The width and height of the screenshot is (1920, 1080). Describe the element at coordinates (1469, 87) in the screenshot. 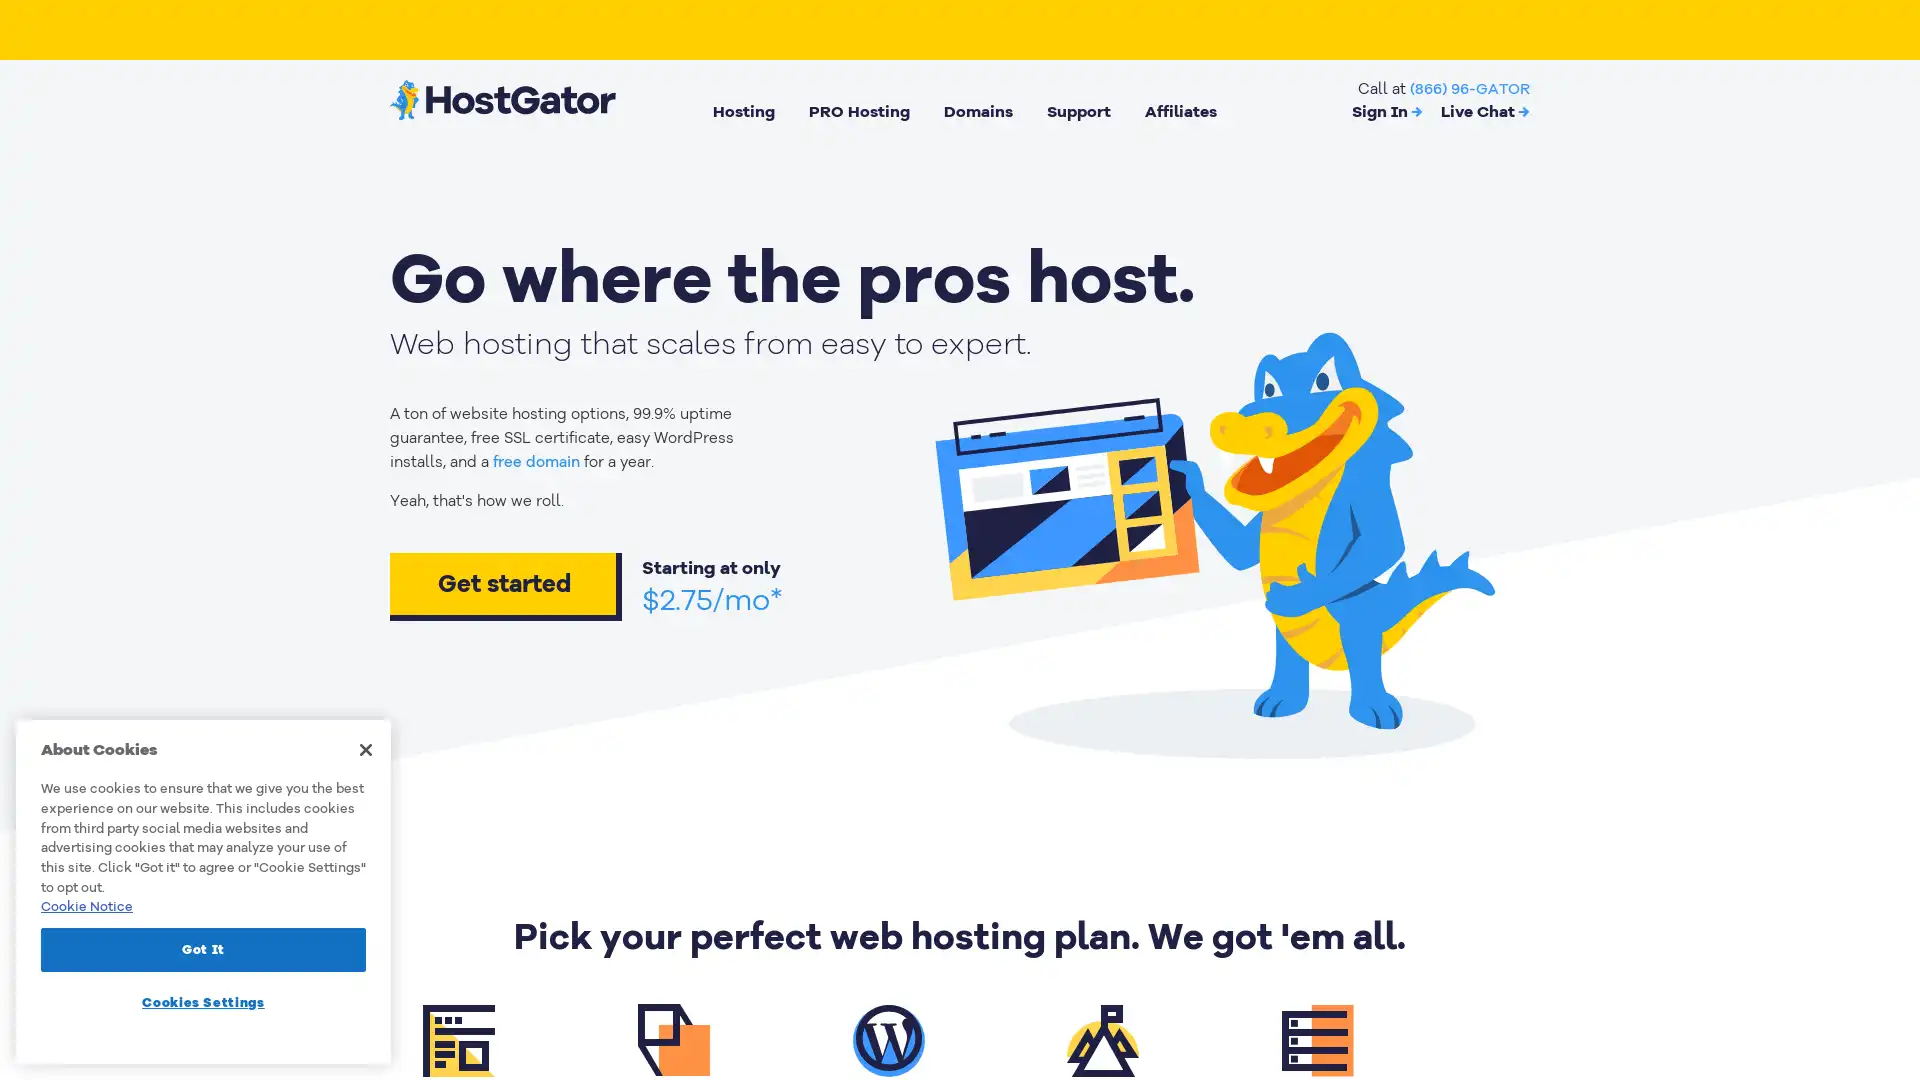

I see `(866) 96-GATOR` at that location.